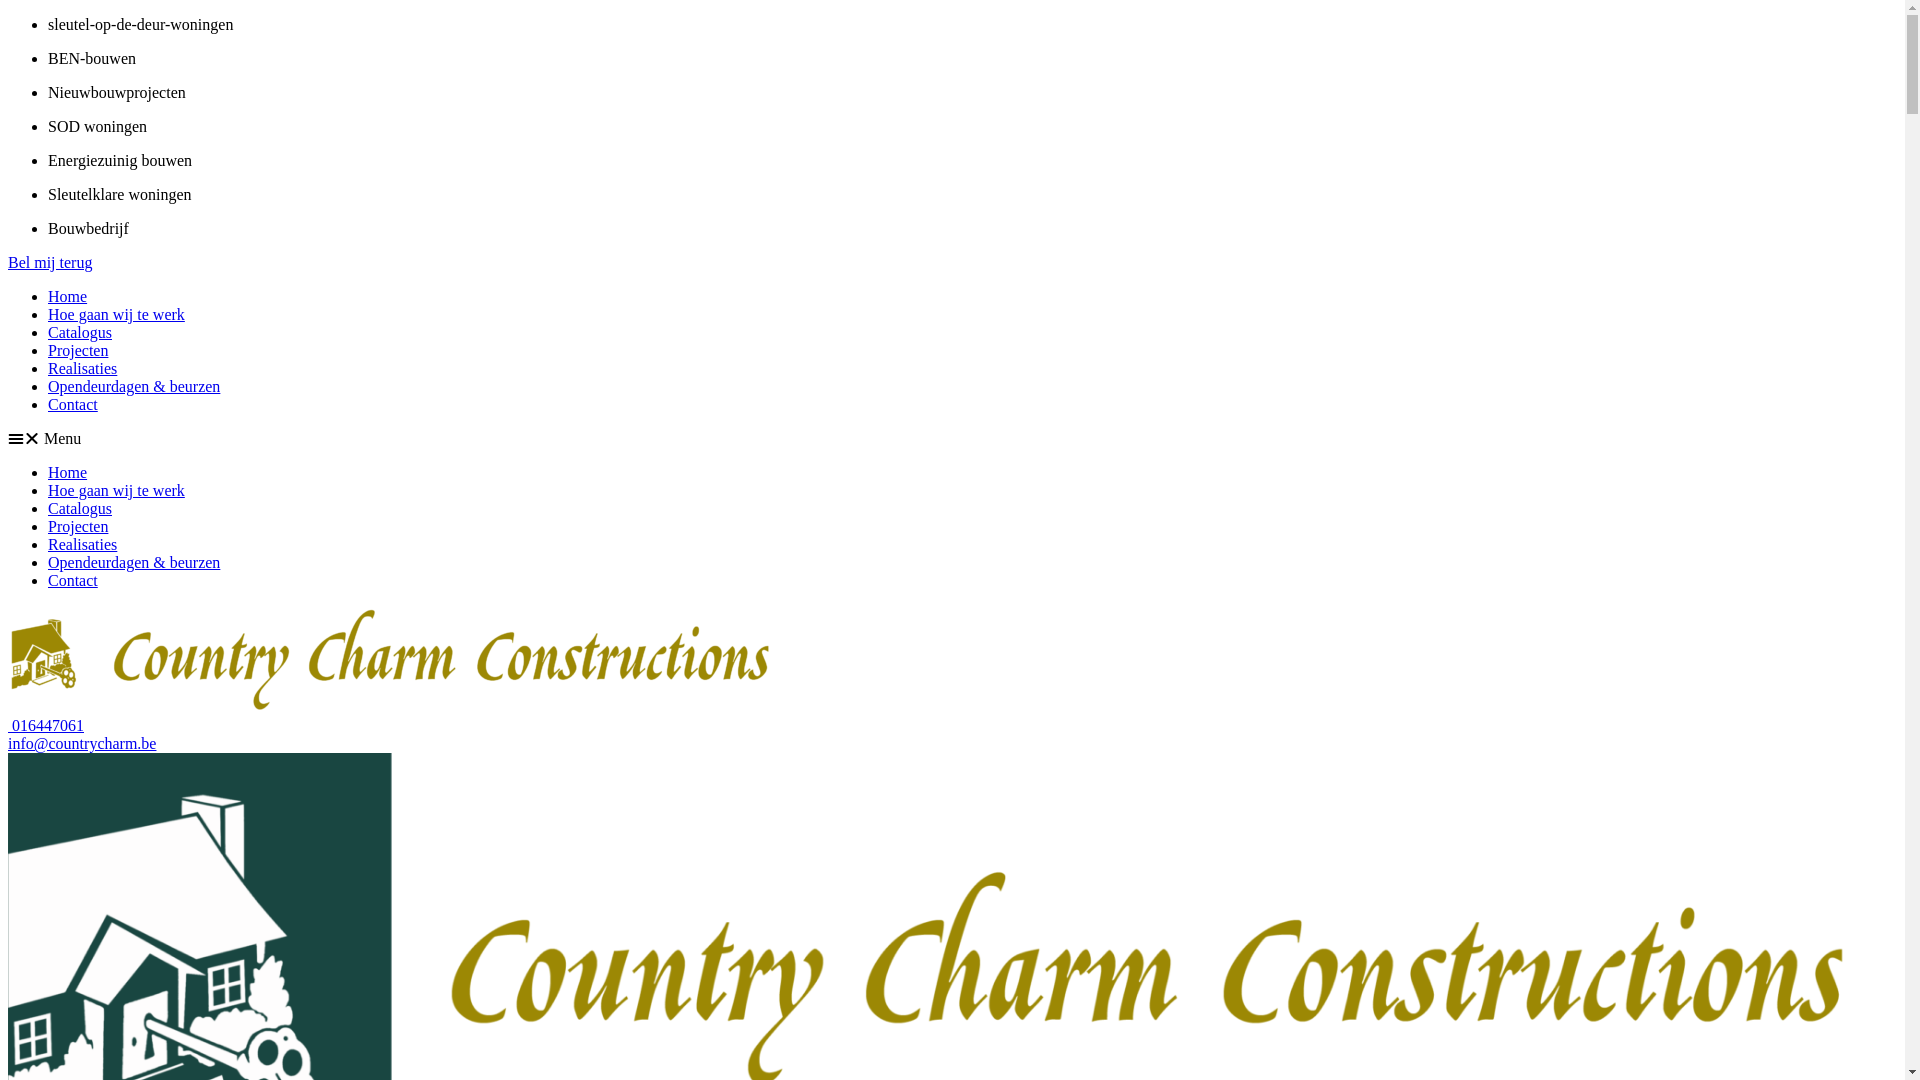  Describe the element at coordinates (81, 544) in the screenshot. I see `'Realisaties'` at that location.